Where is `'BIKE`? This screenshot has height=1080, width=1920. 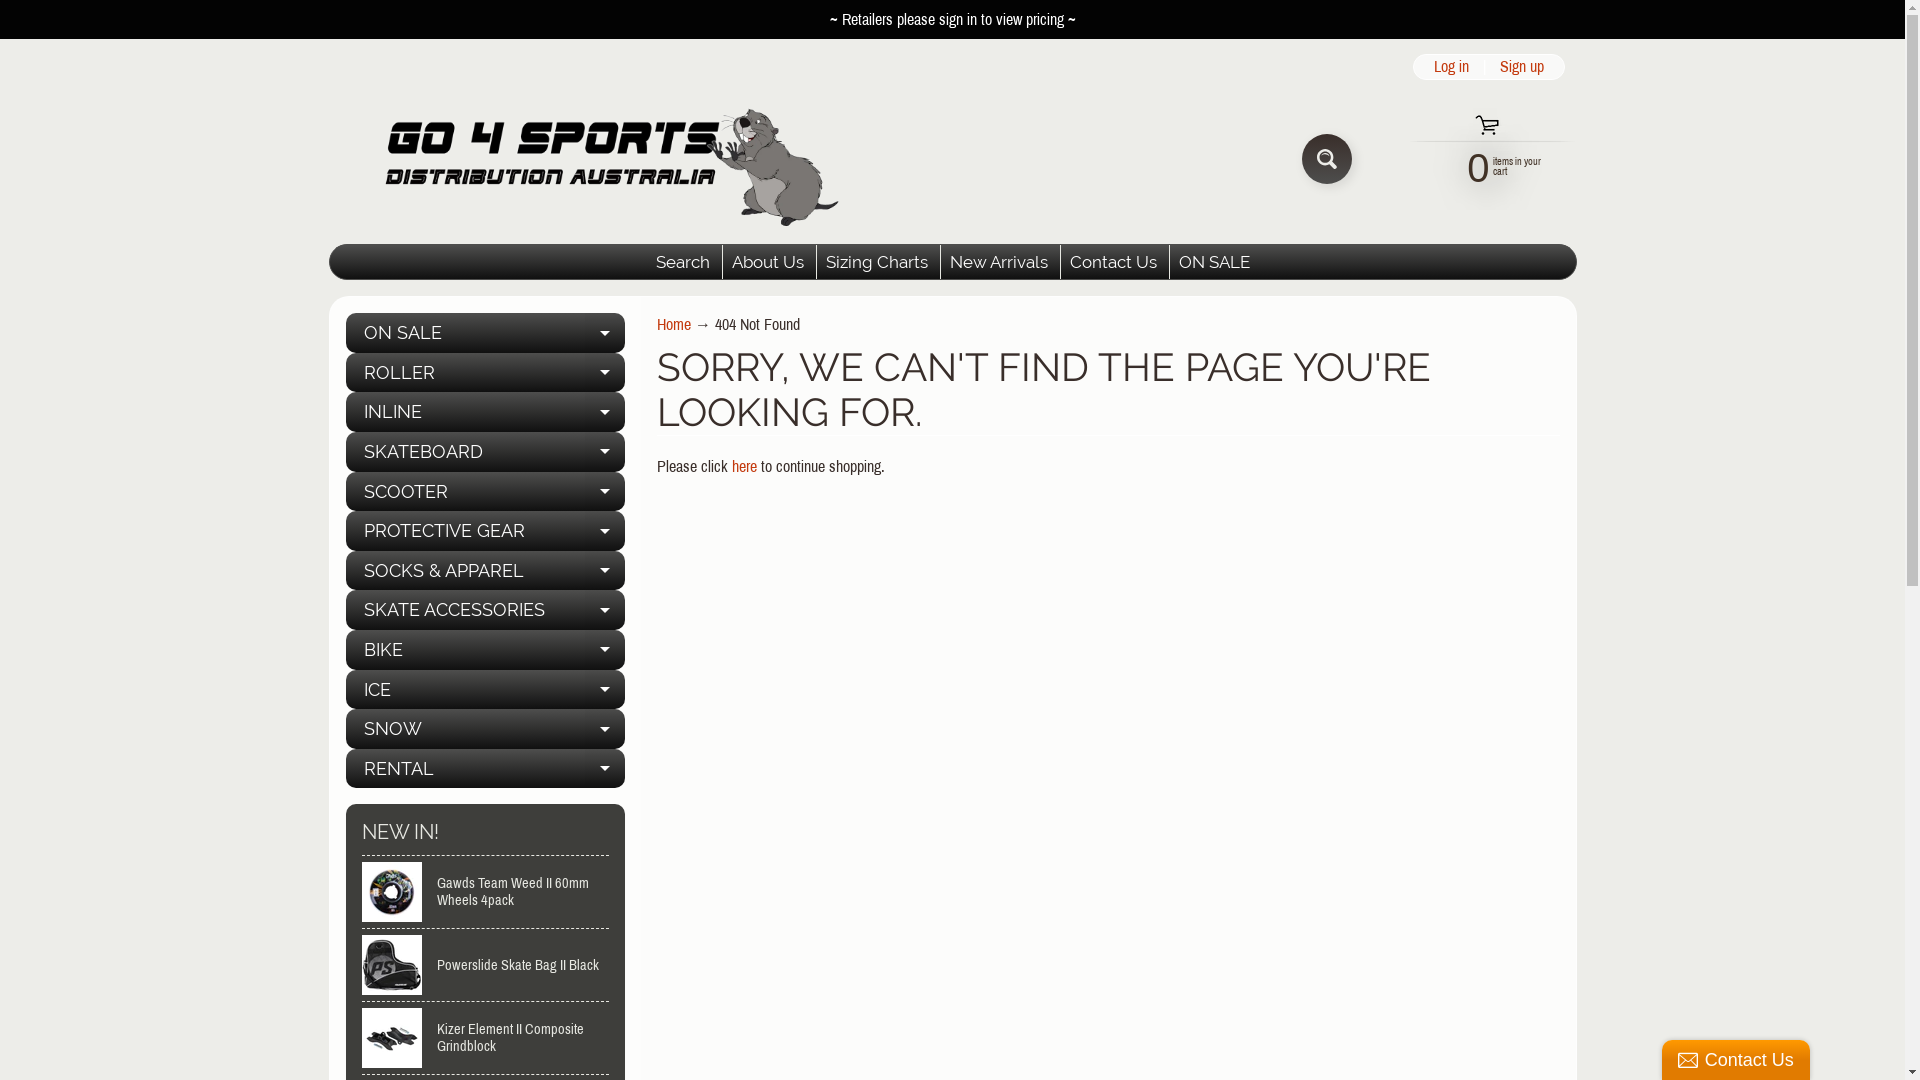
'BIKE is located at coordinates (485, 650).